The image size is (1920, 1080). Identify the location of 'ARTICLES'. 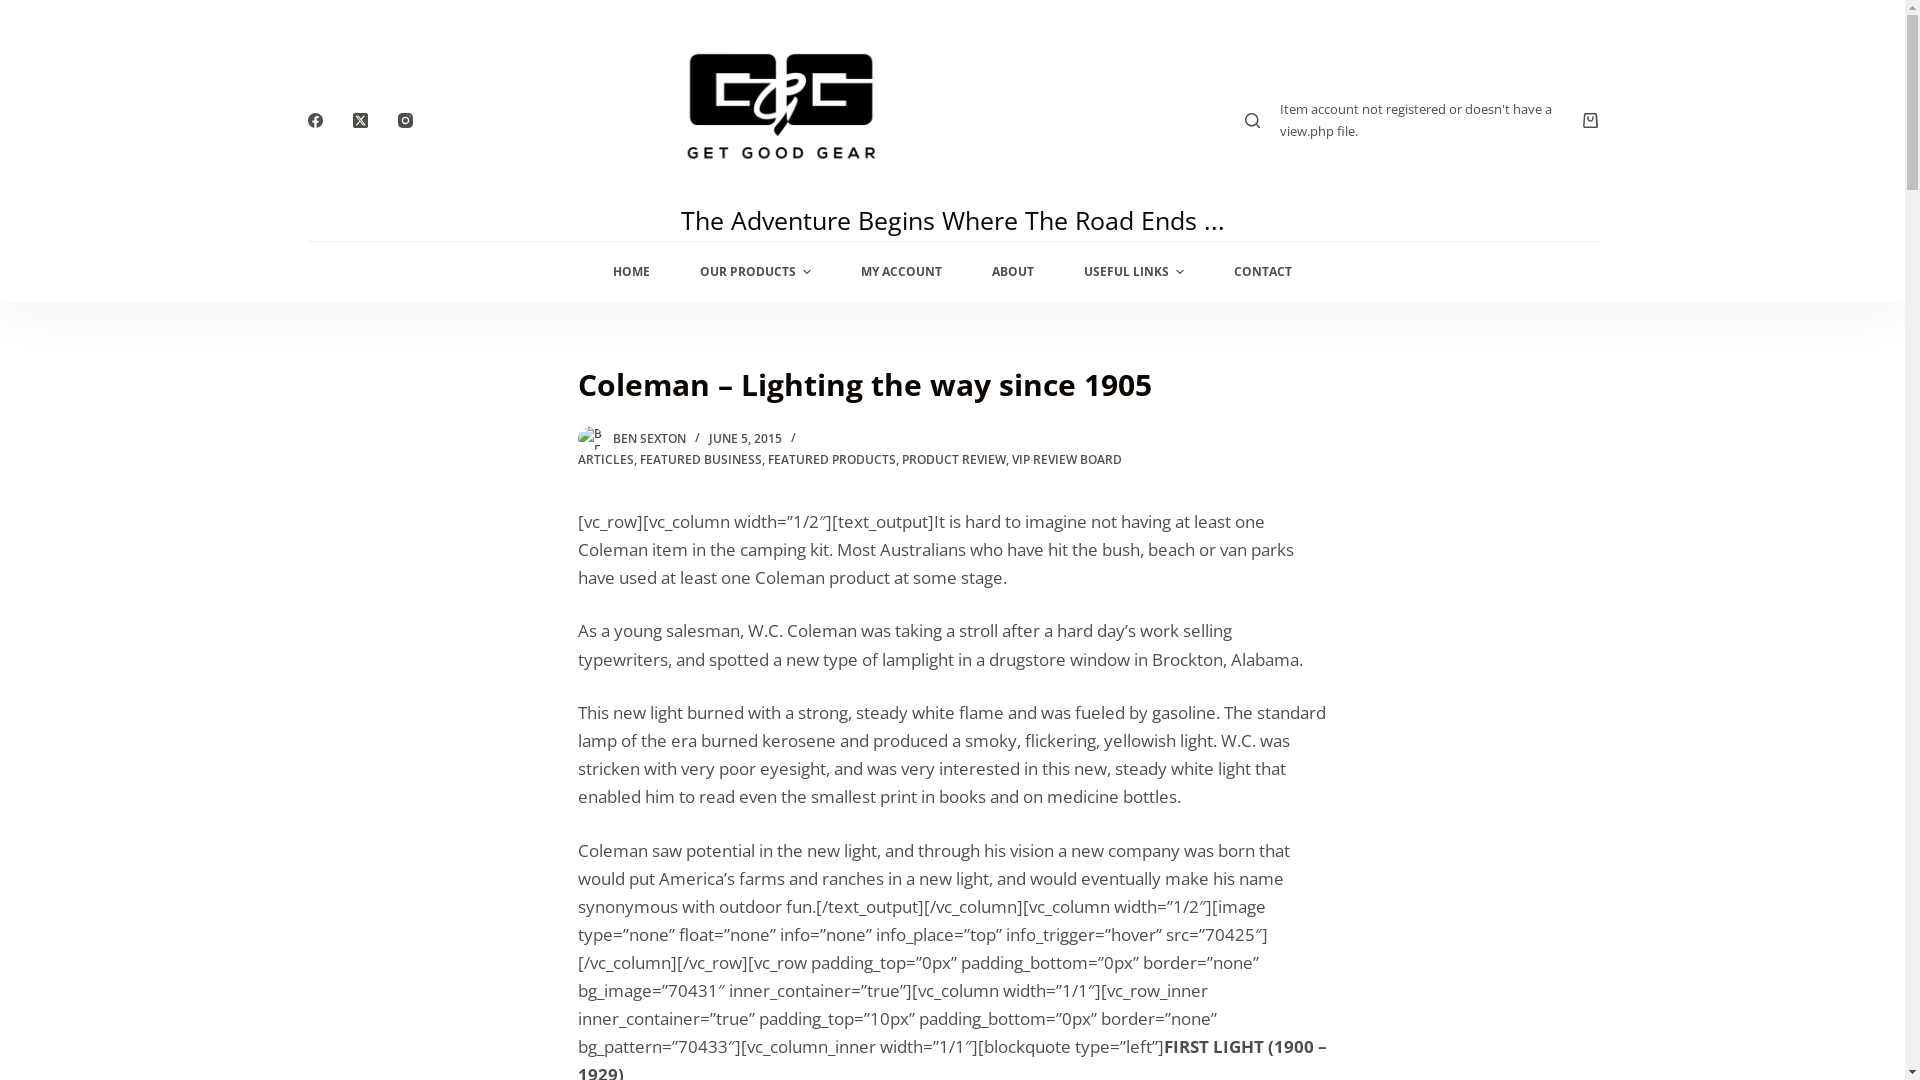
(604, 459).